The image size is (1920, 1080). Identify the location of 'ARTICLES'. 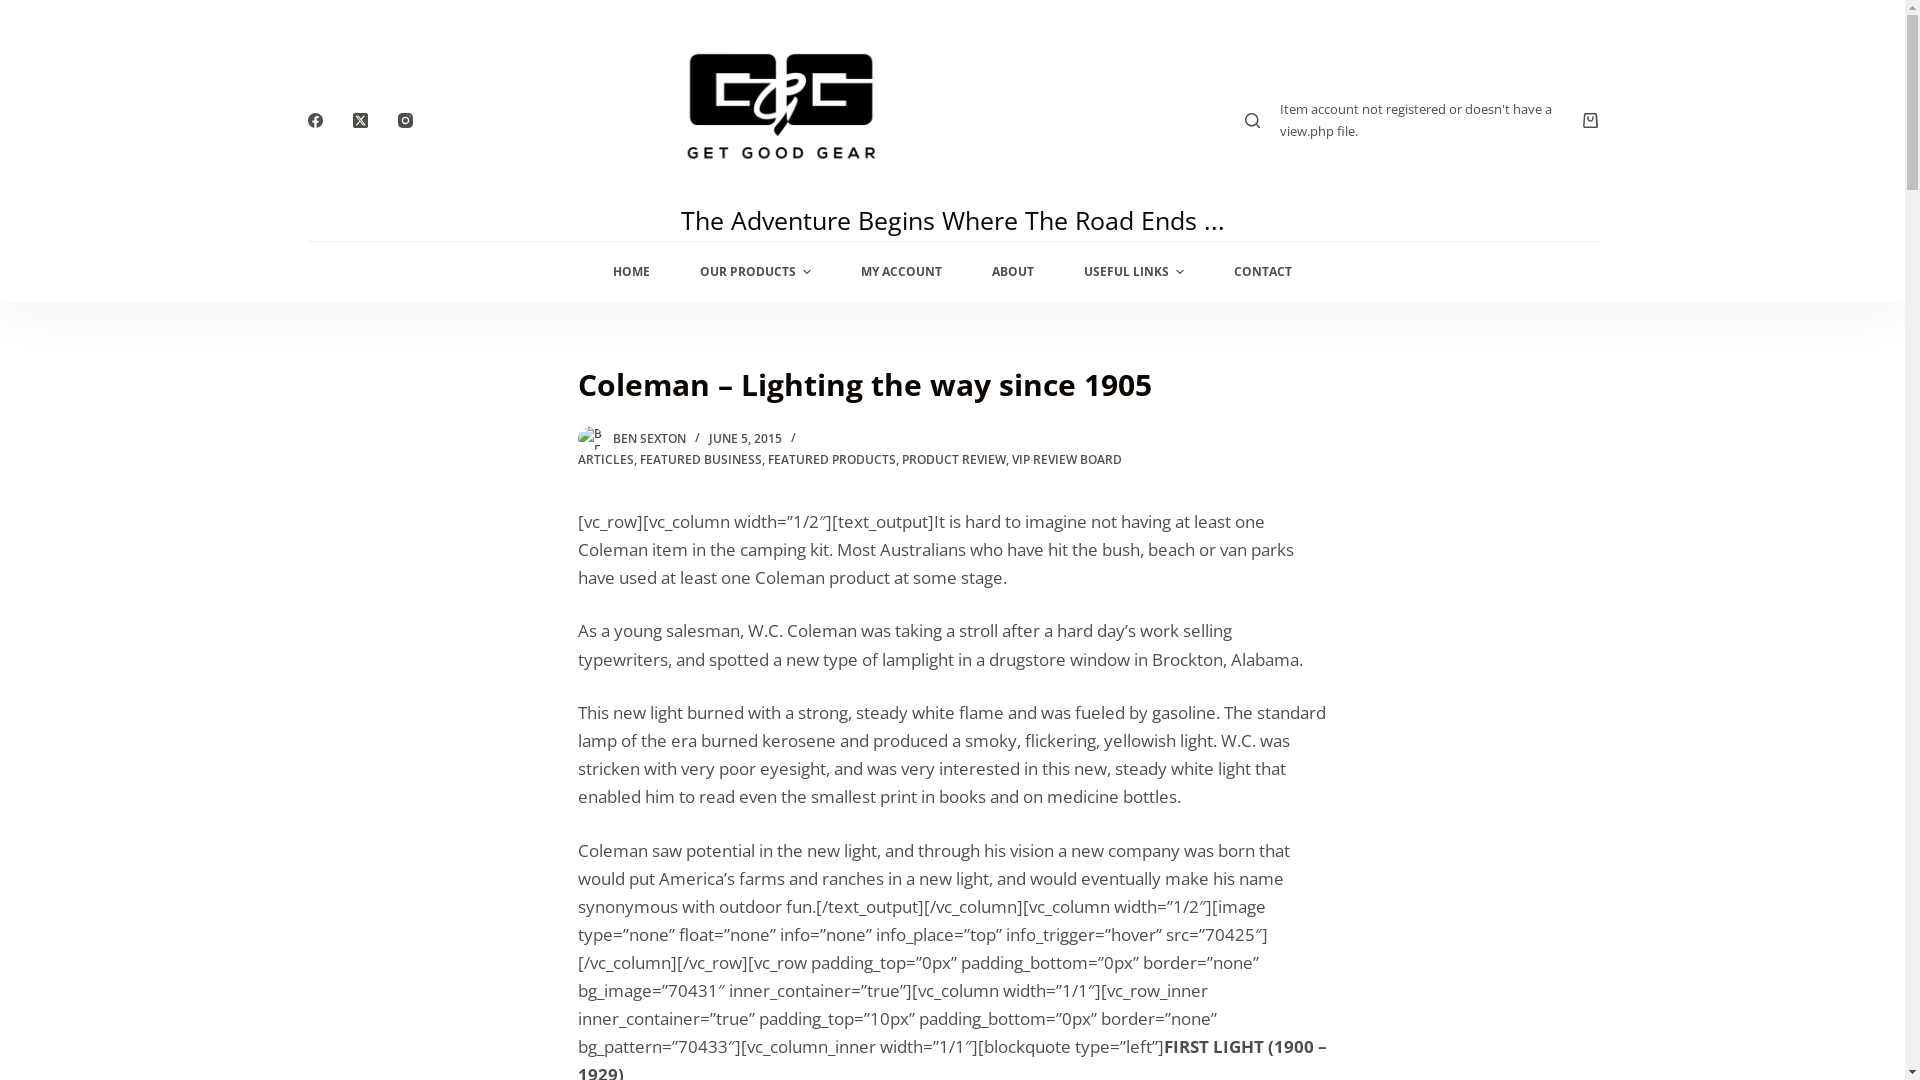
(604, 459).